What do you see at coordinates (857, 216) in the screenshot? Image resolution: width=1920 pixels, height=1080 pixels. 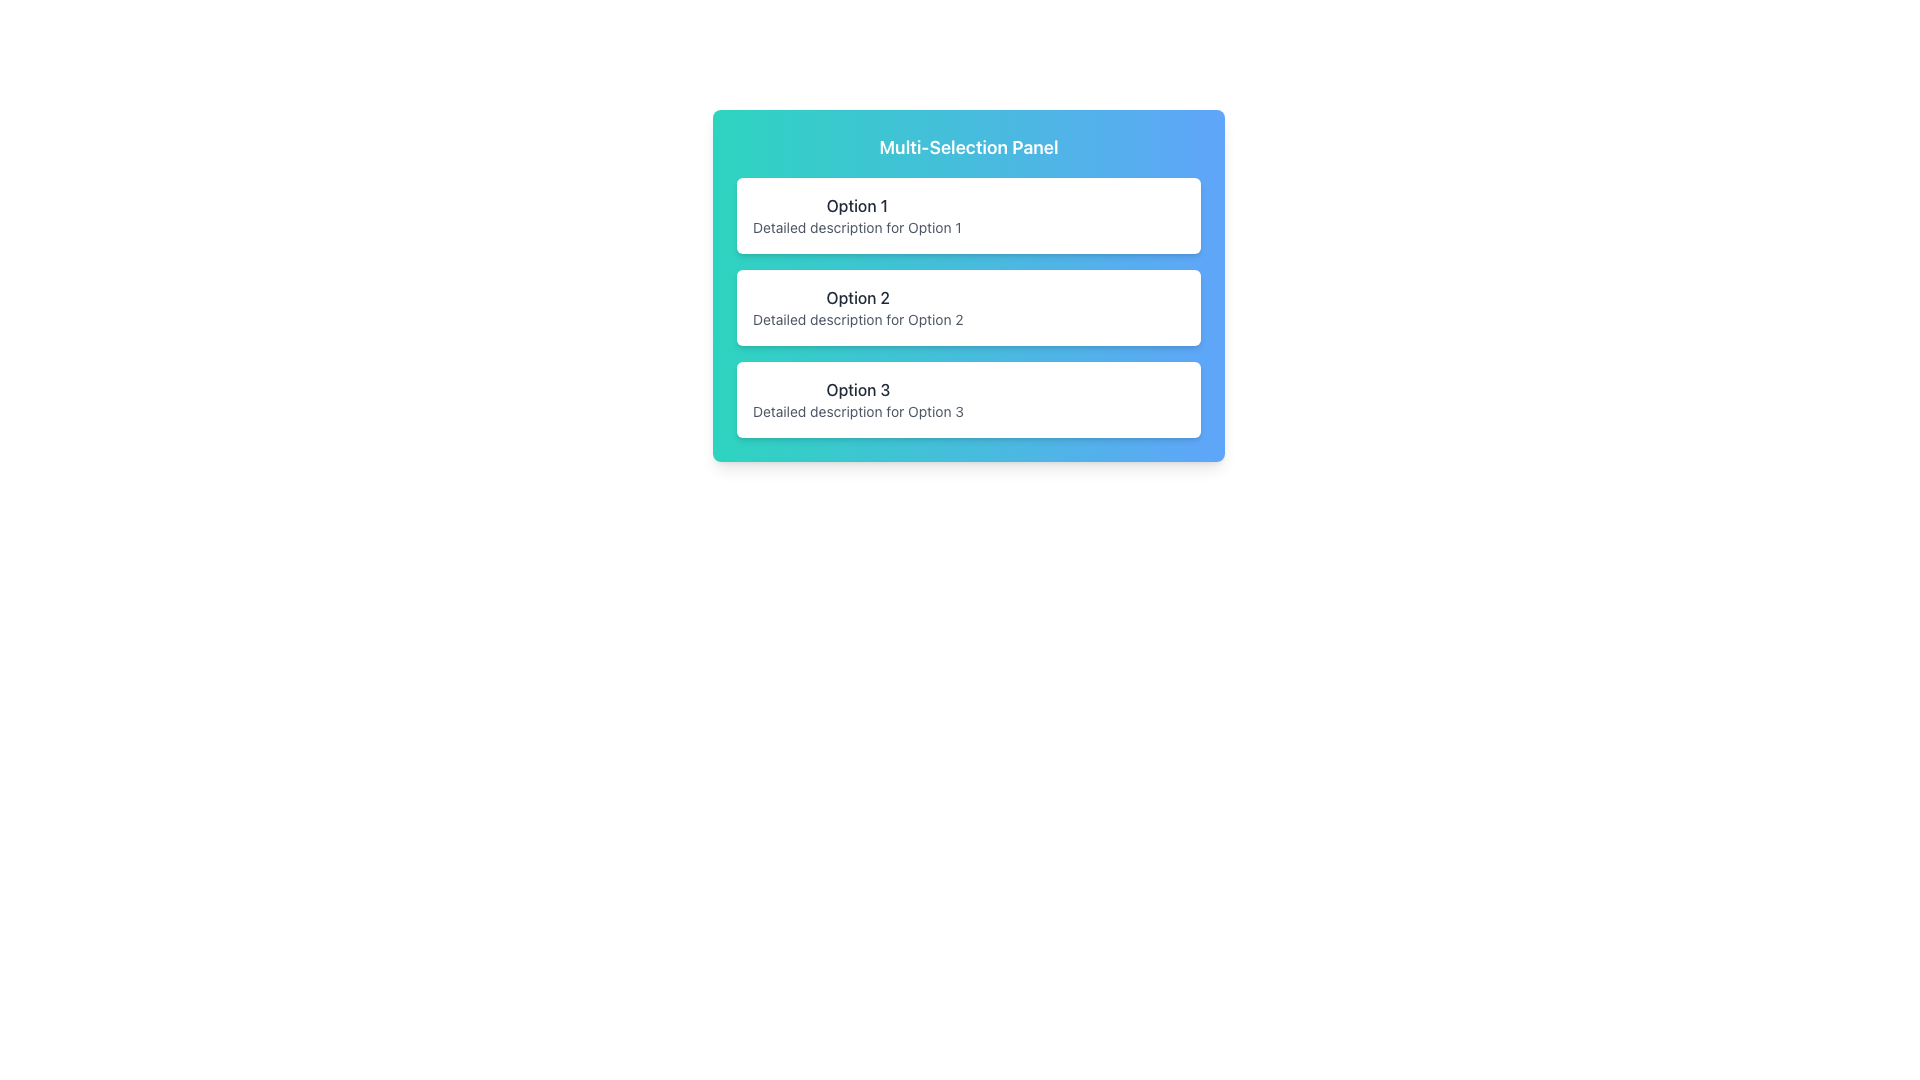 I see `the first card labeled 'Option 1' to confirm selection within the 'Multi-Selection Panel'` at bounding box center [857, 216].